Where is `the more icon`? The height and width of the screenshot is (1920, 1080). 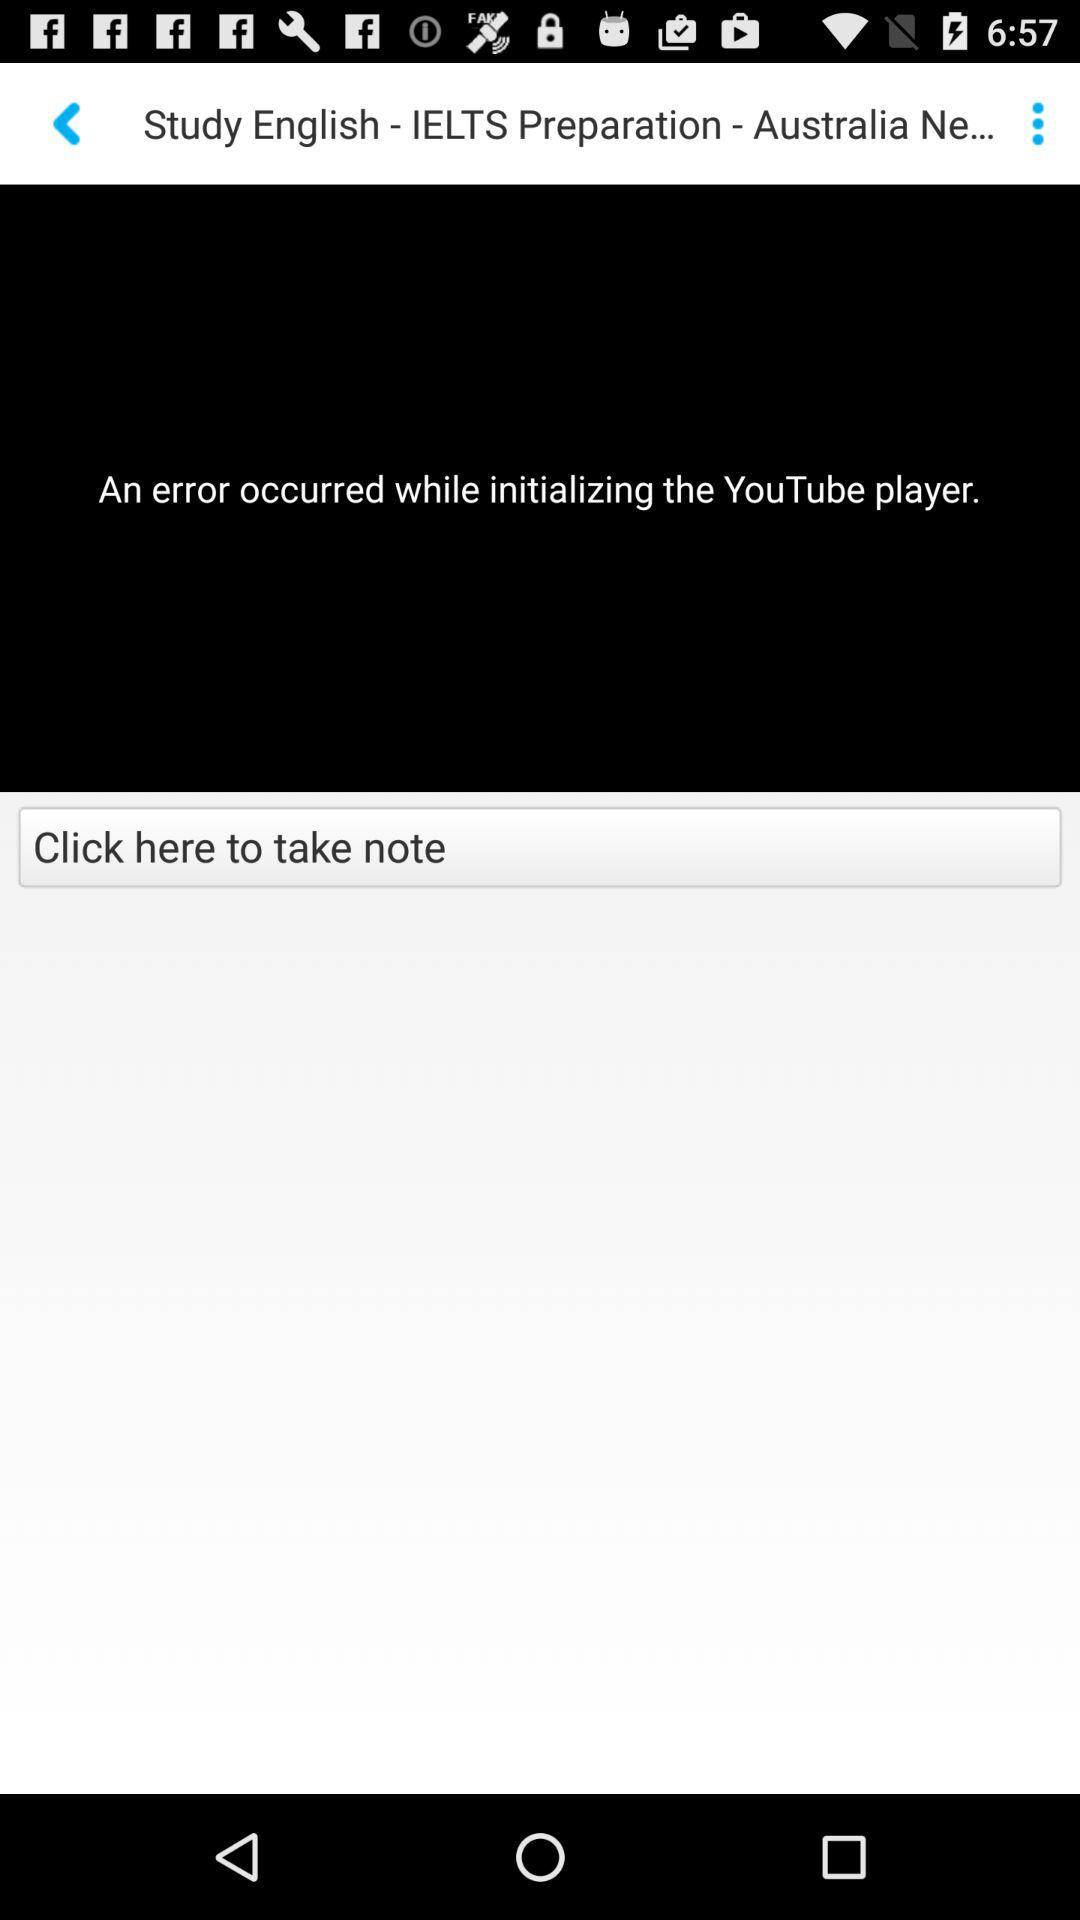
the more icon is located at coordinates (1036, 131).